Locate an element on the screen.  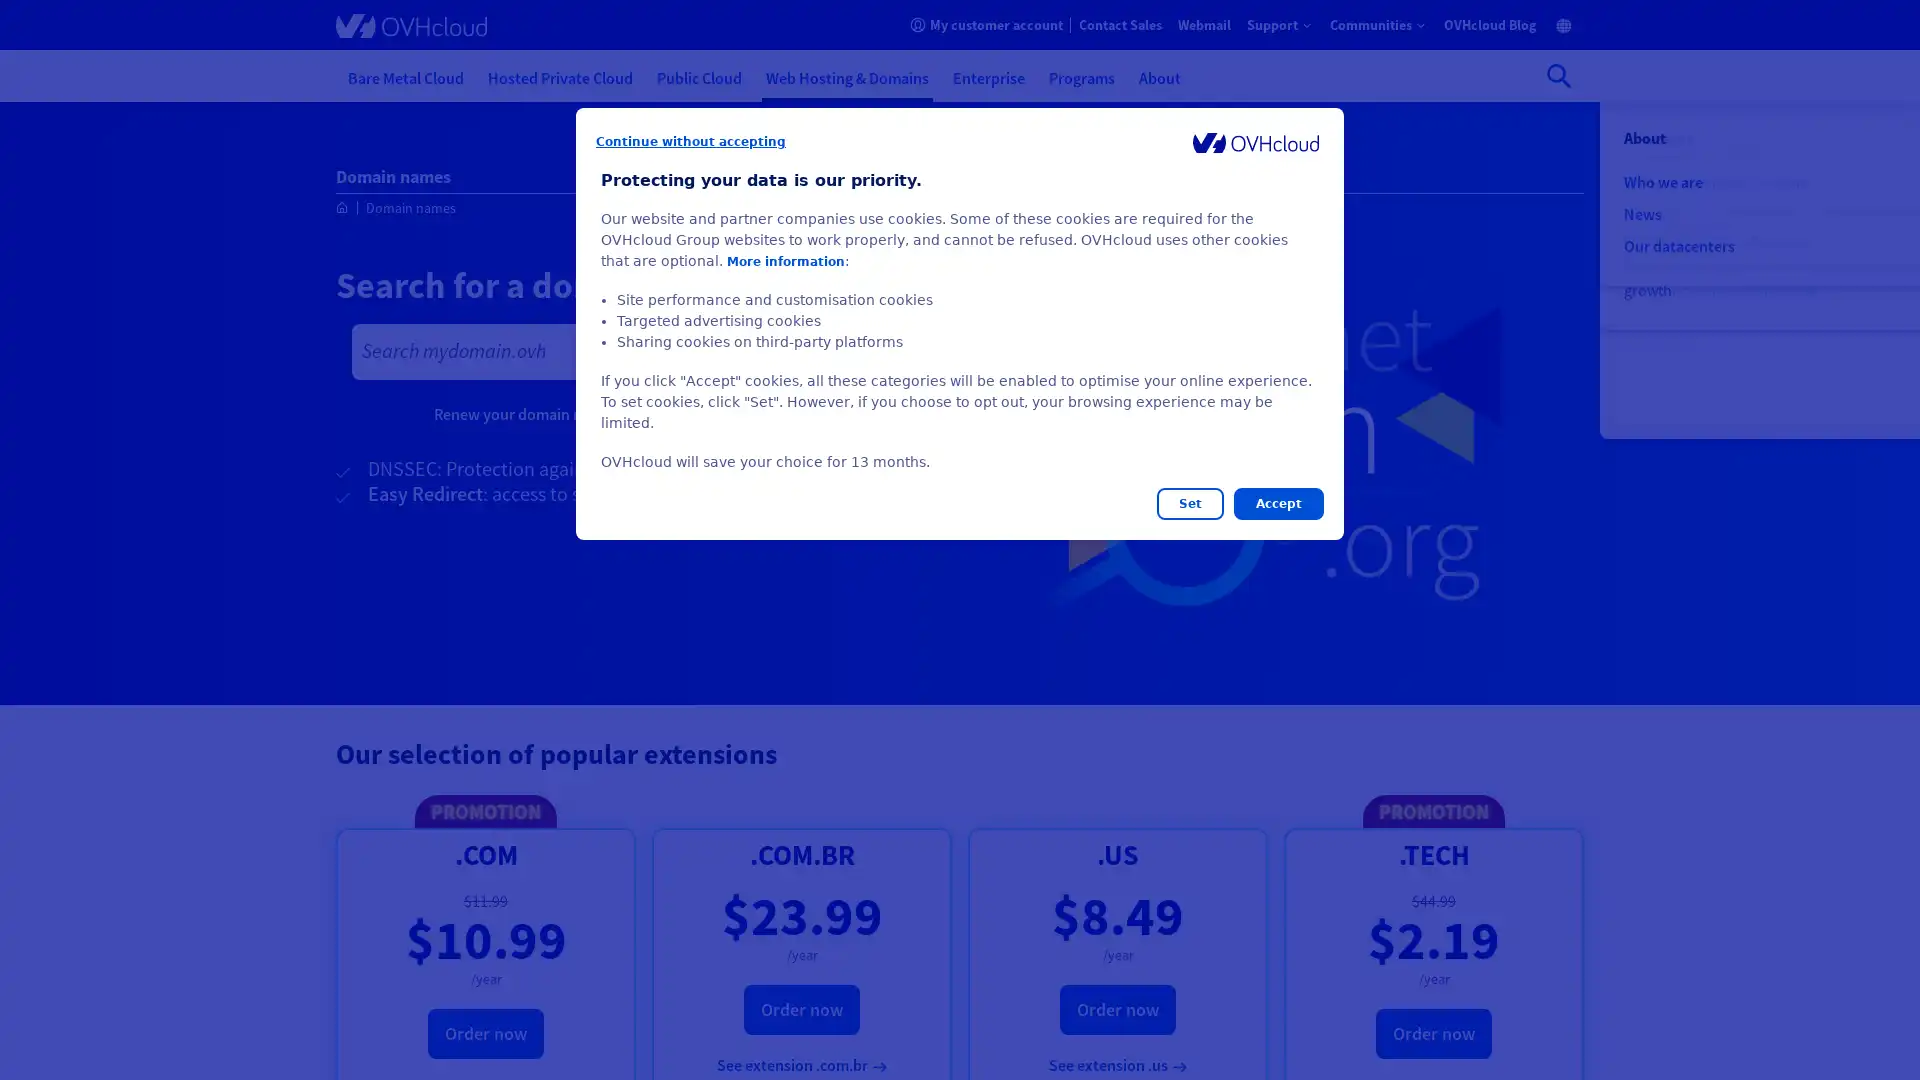
Set is located at coordinates (1190, 503).